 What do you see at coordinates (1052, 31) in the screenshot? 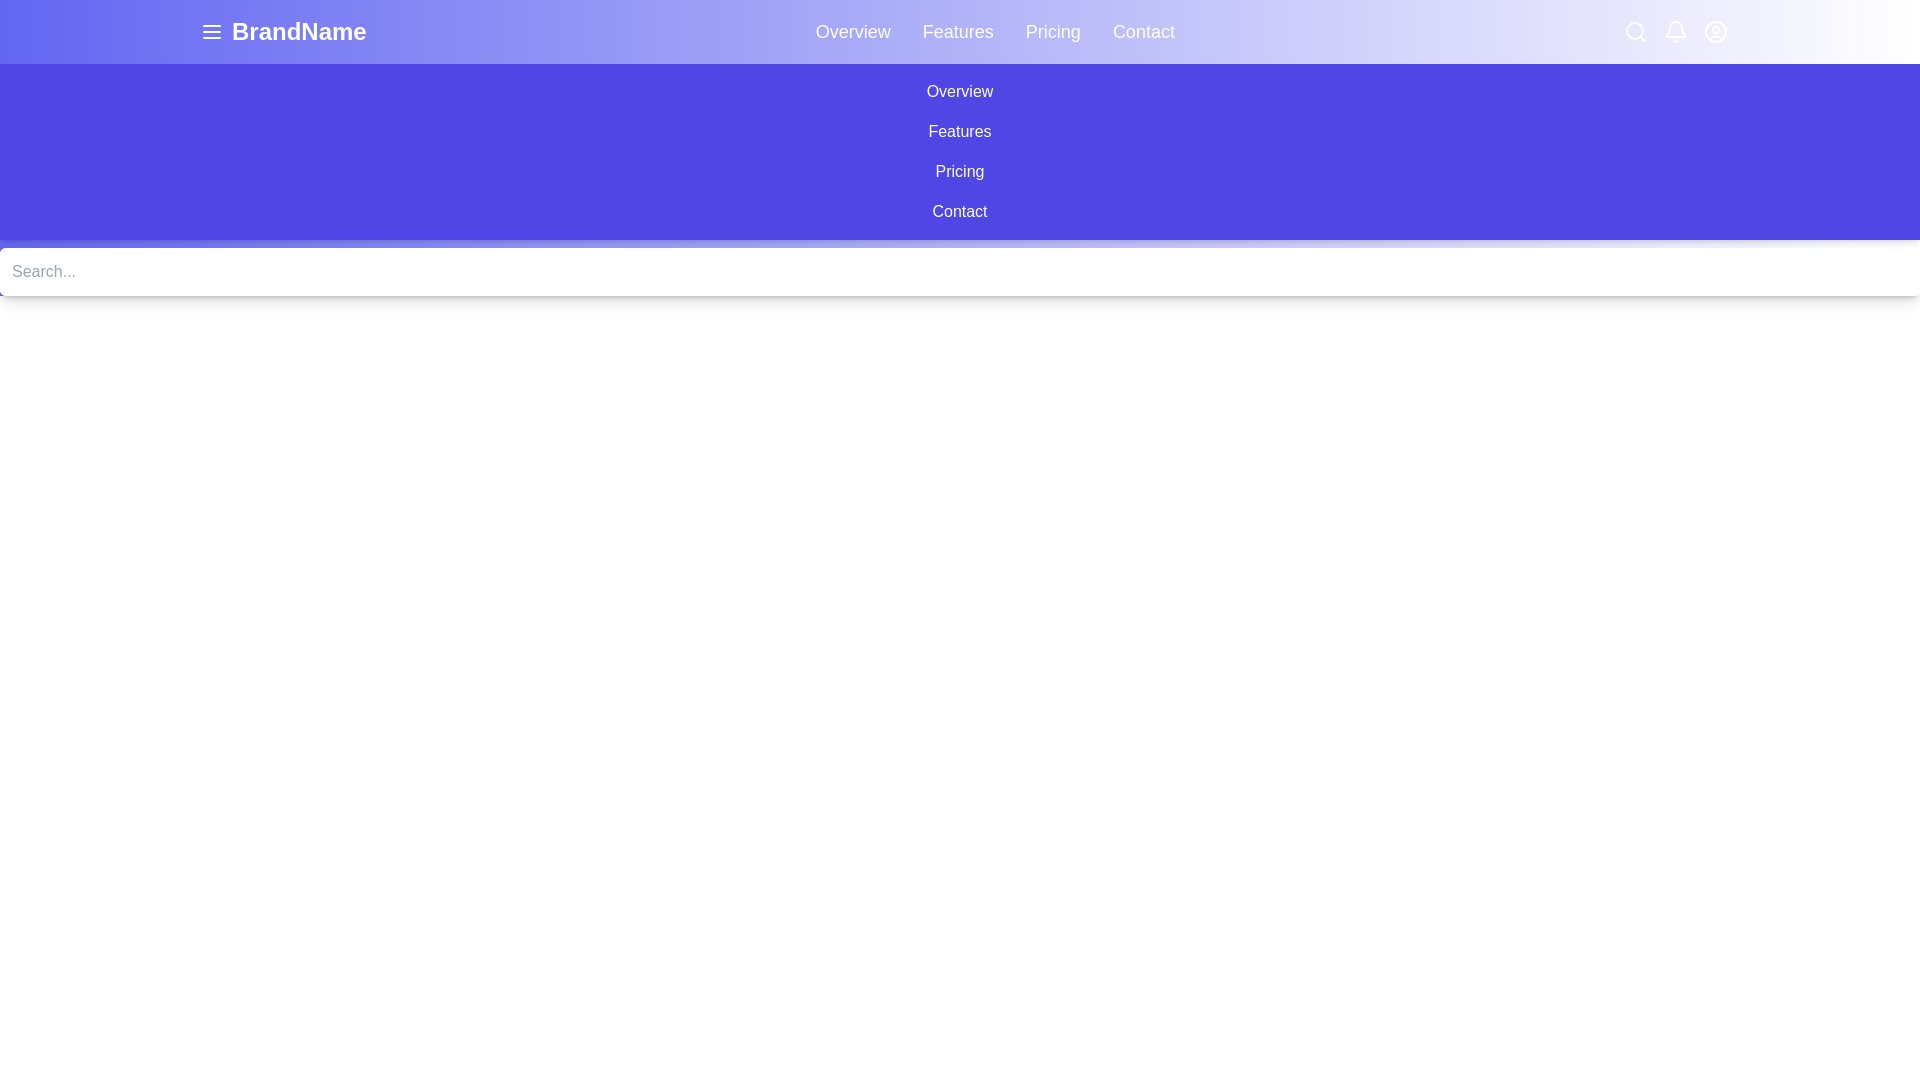
I see `the navigation link labeled 'Pricing' which is the third link from the left in a row of four links` at bounding box center [1052, 31].